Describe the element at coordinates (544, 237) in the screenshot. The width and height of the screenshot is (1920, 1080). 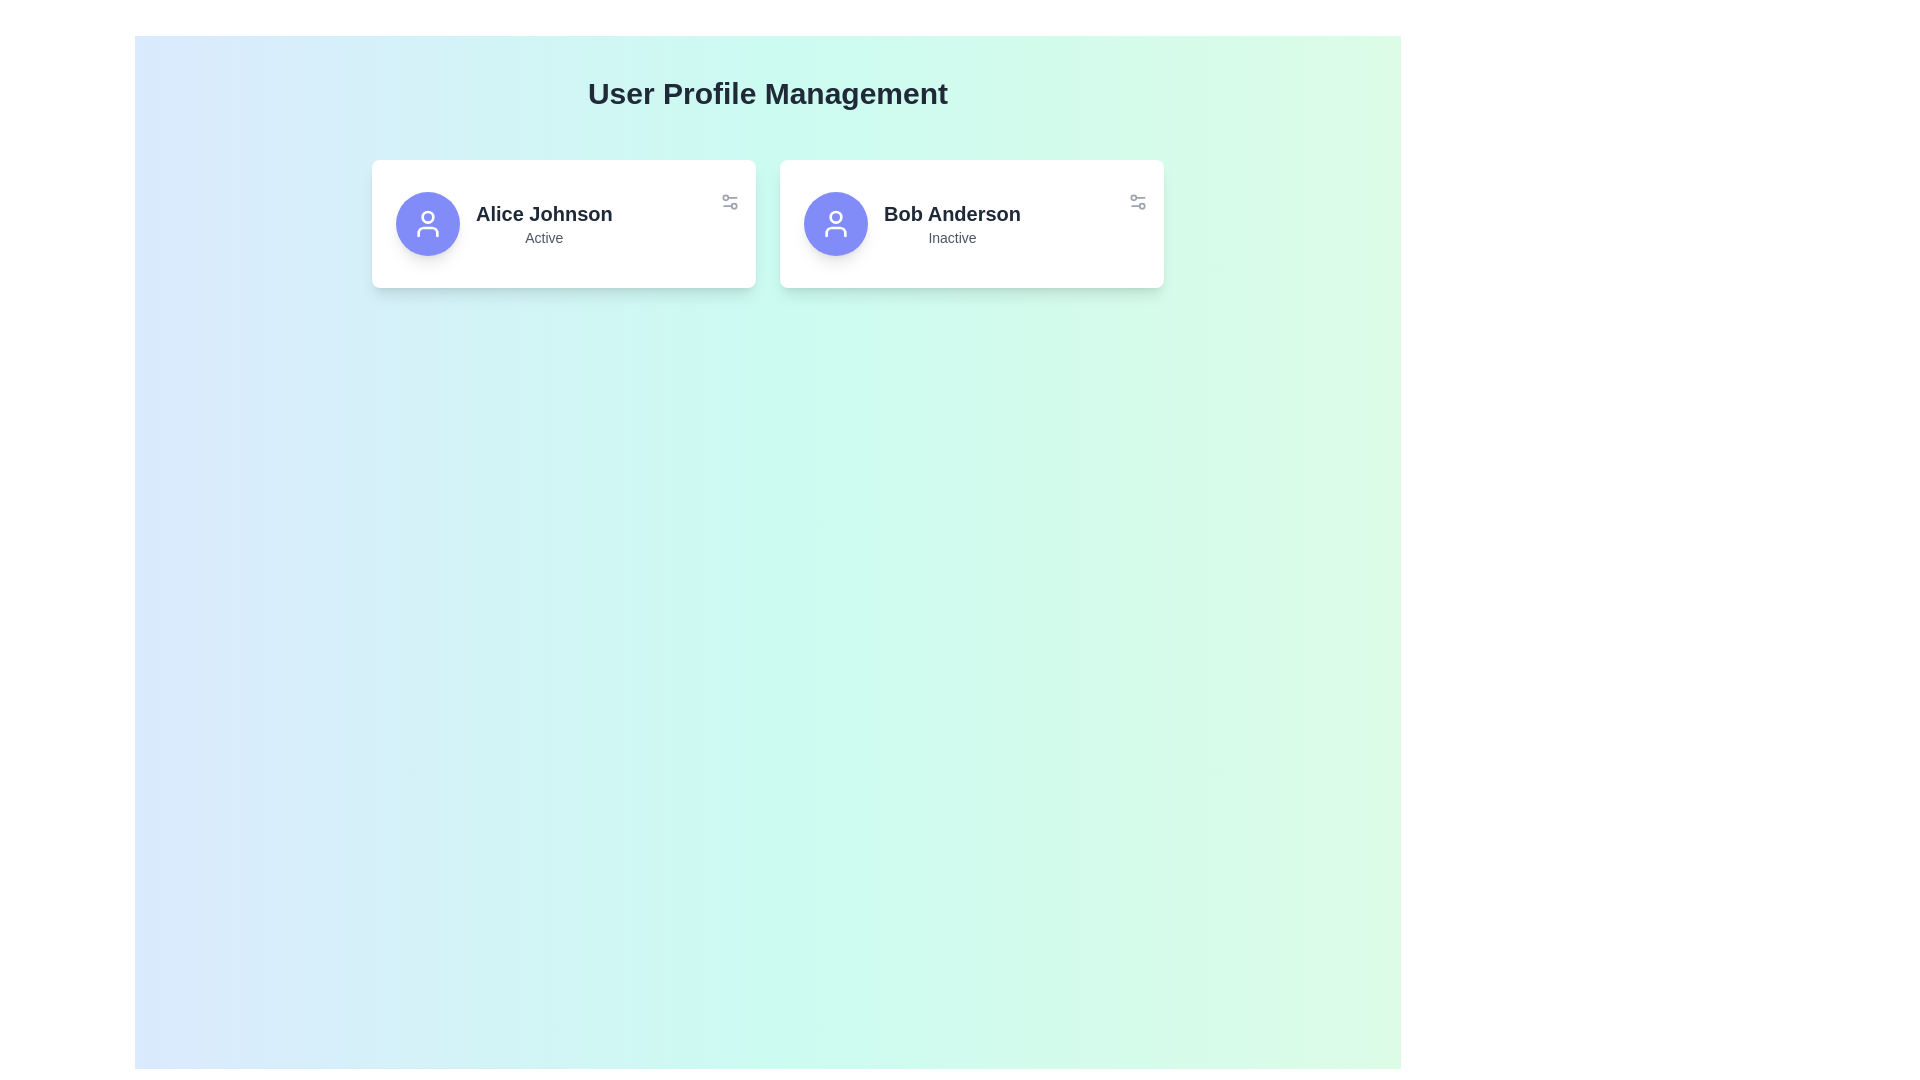
I see `the static text label indicating the user status 'Active' located under the heading 'Alice Johnson' in the left card of the two-card layout` at that location.